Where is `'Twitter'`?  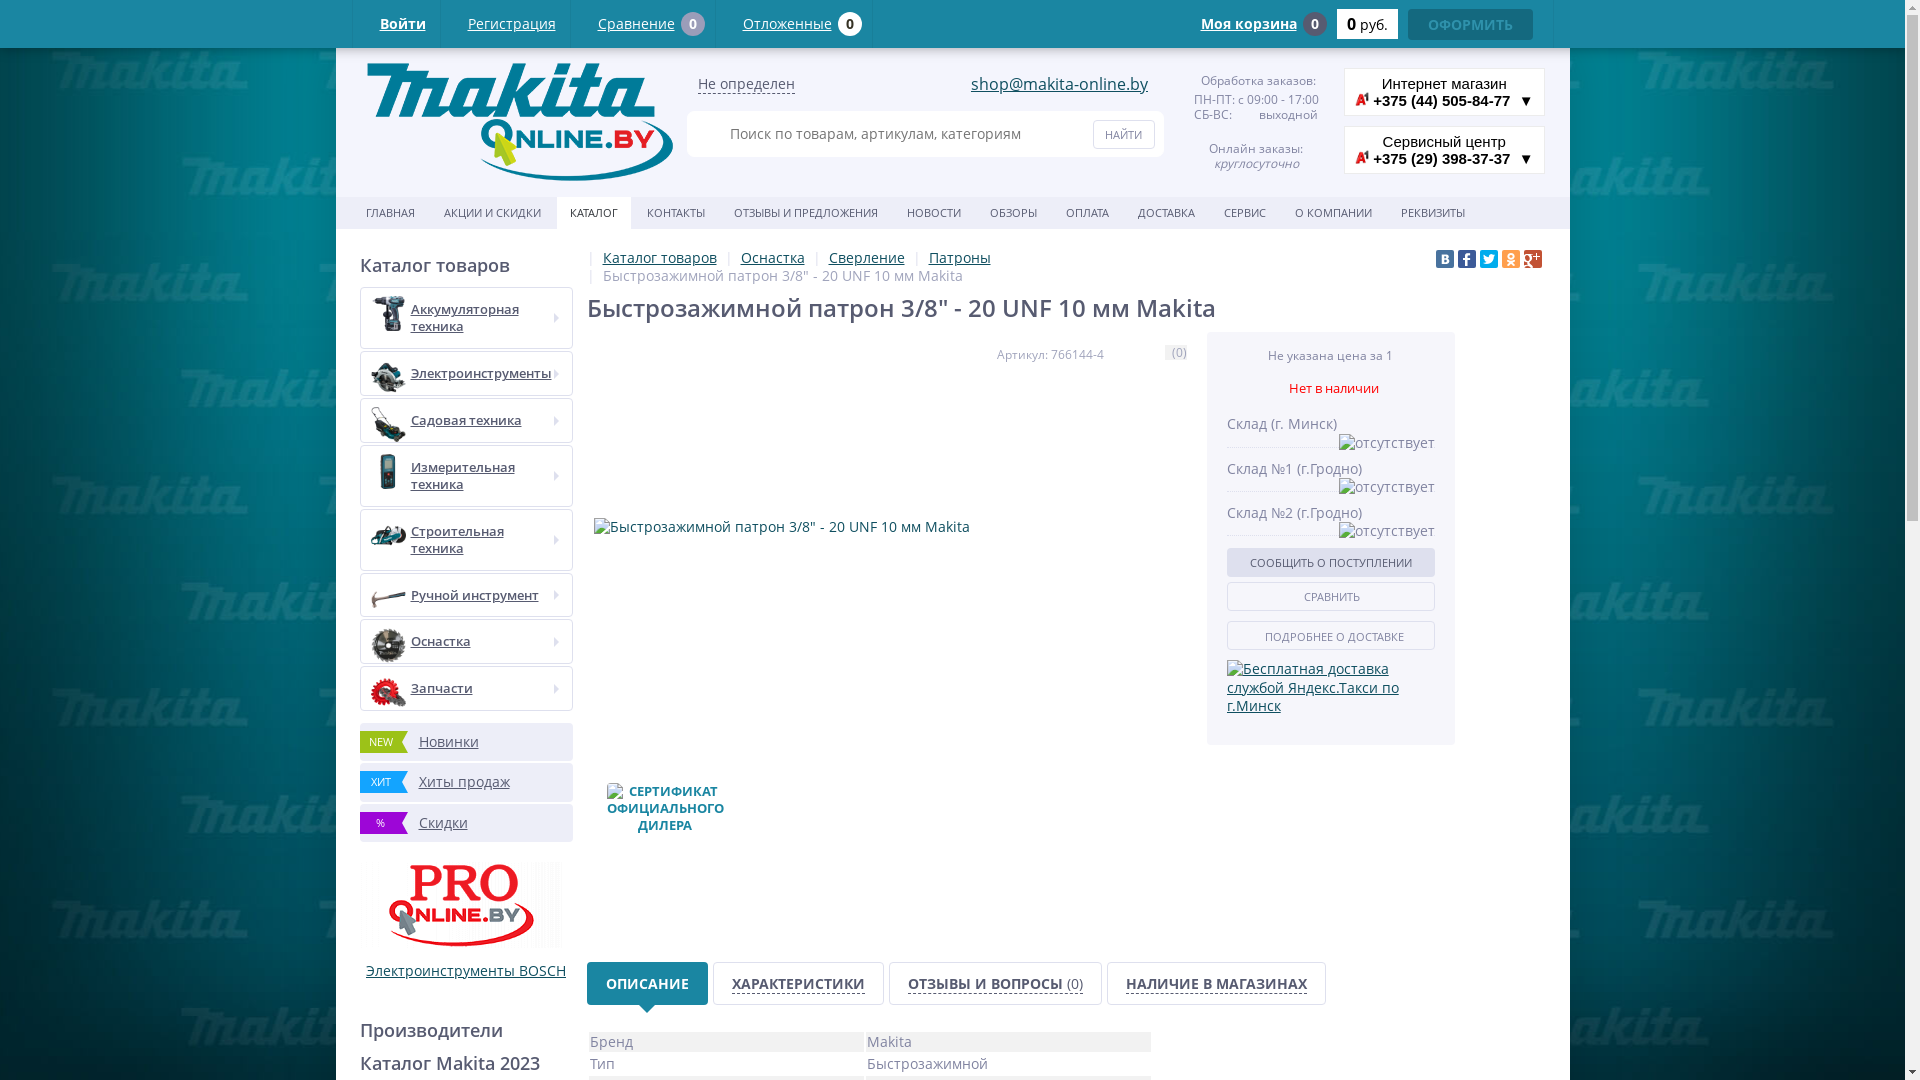 'Twitter' is located at coordinates (1479, 257).